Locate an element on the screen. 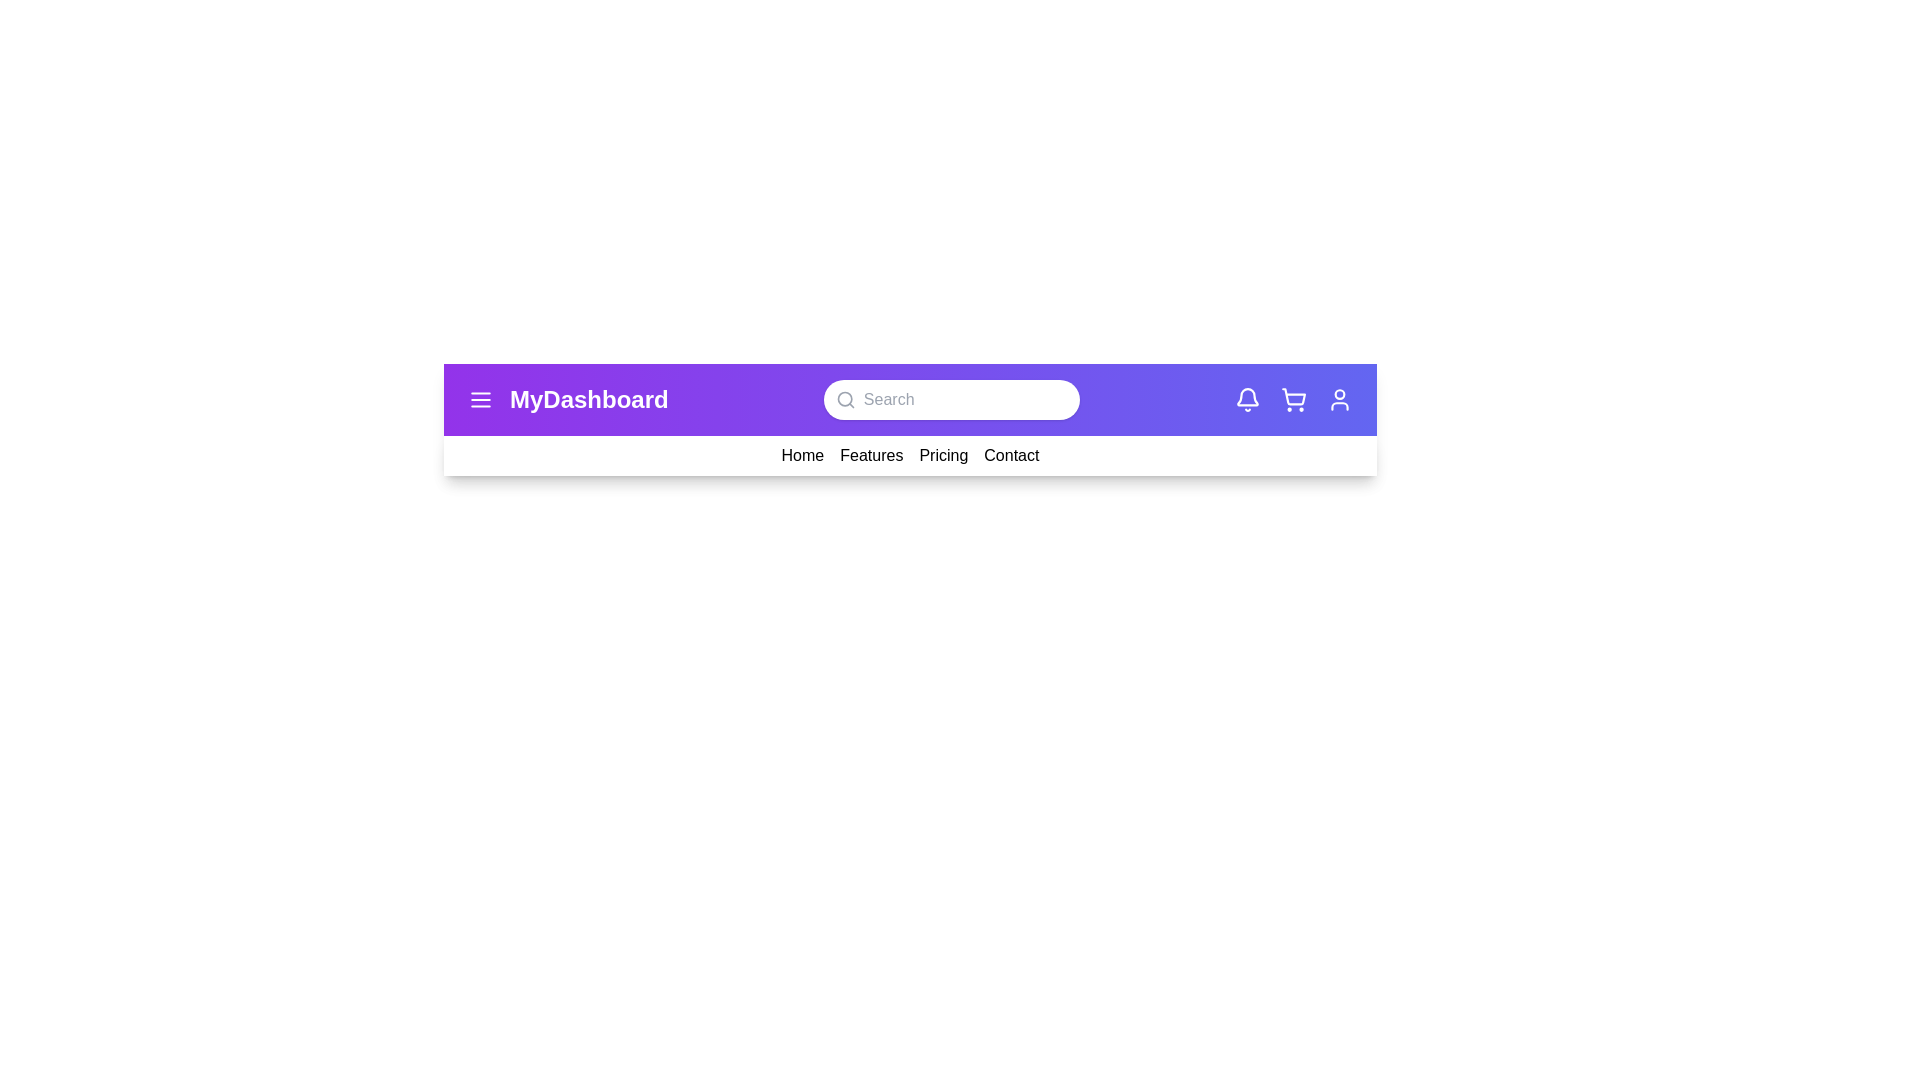 This screenshot has width=1920, height=1080. the notification bell icon is located at coordinates (1247, 400).